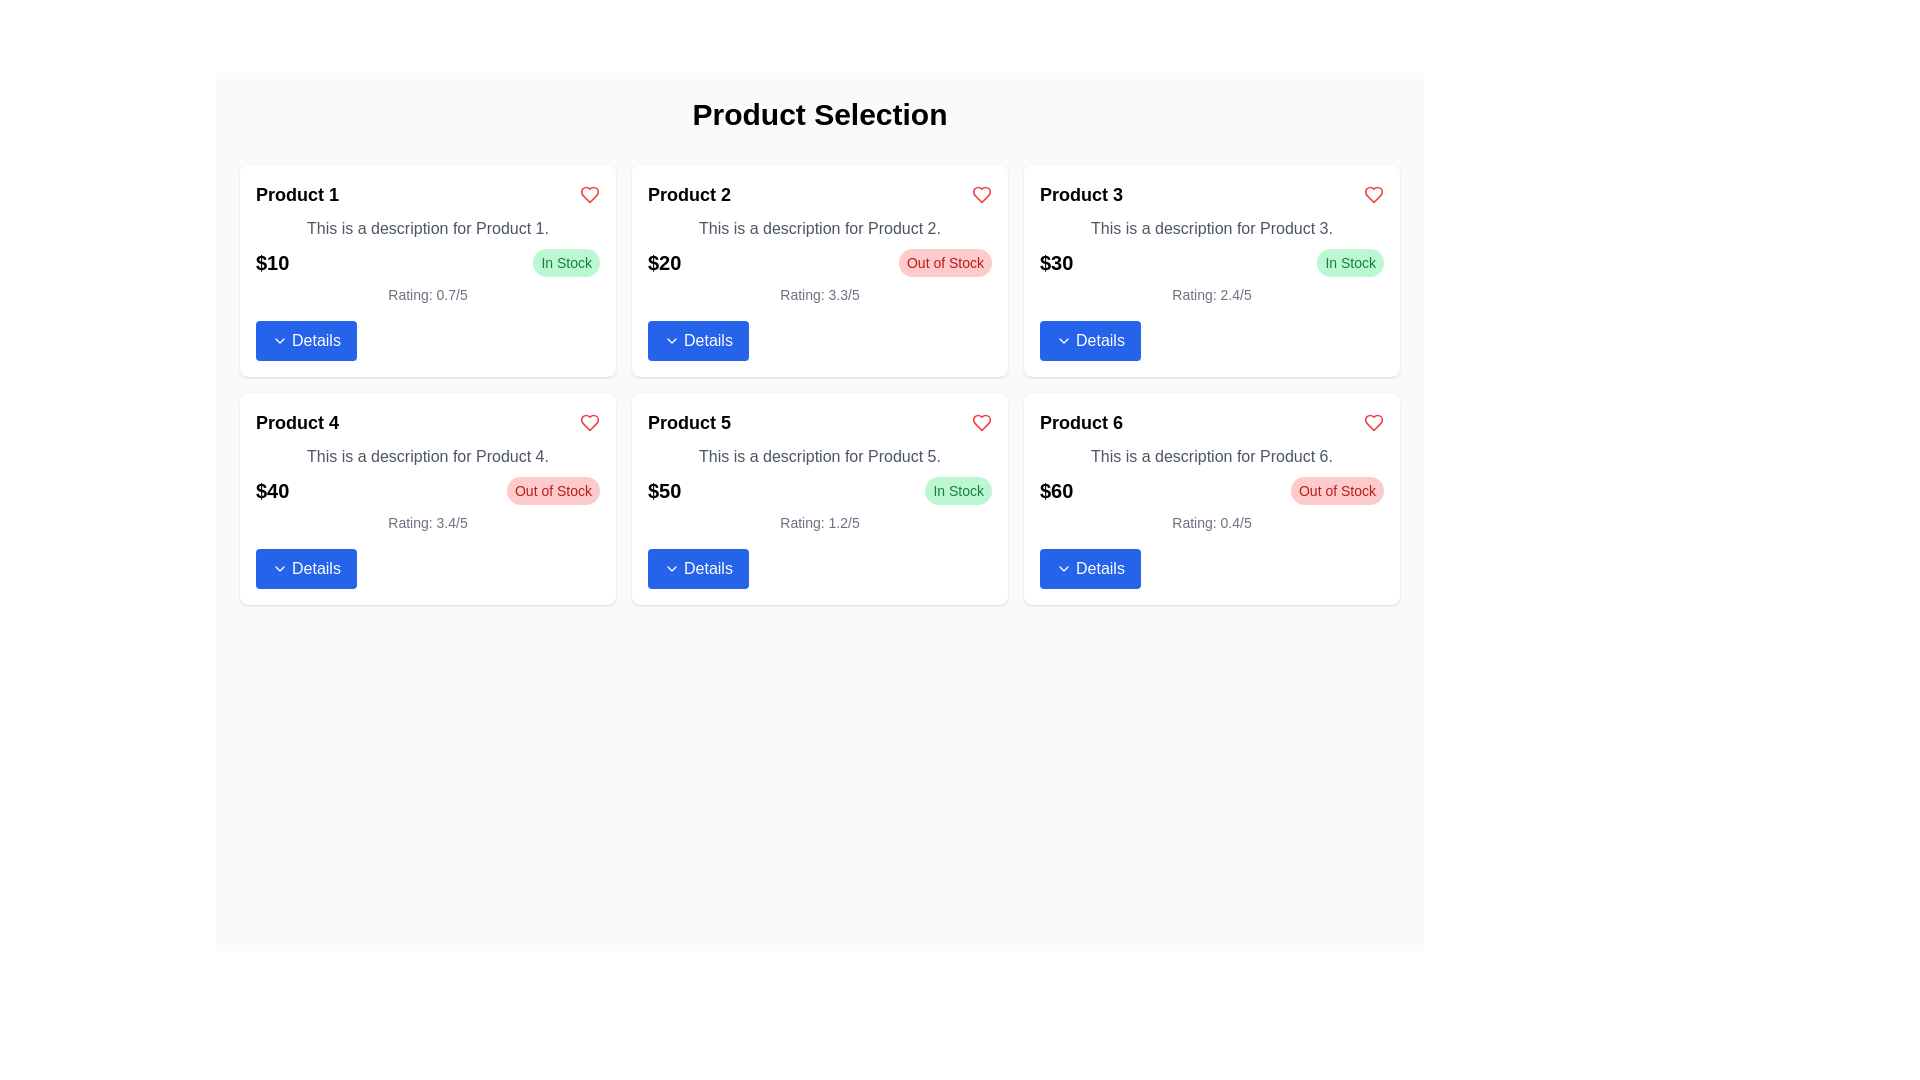  Describe the element at coordinates (589, 195) in the screenshot. I see `the red heart-shaped icon in the top-right corner of the 'Product 4' card` at that location.